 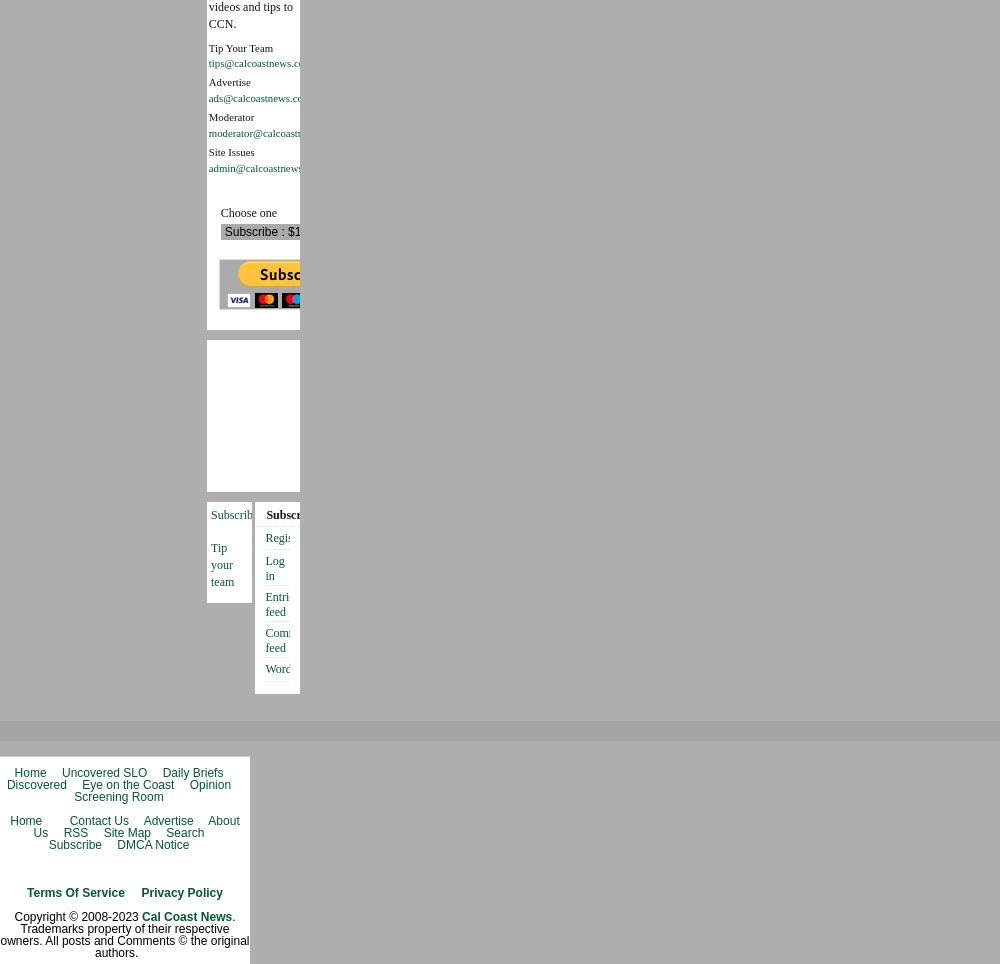 I want to click on 'Site Map', so click(x=127, y=831).